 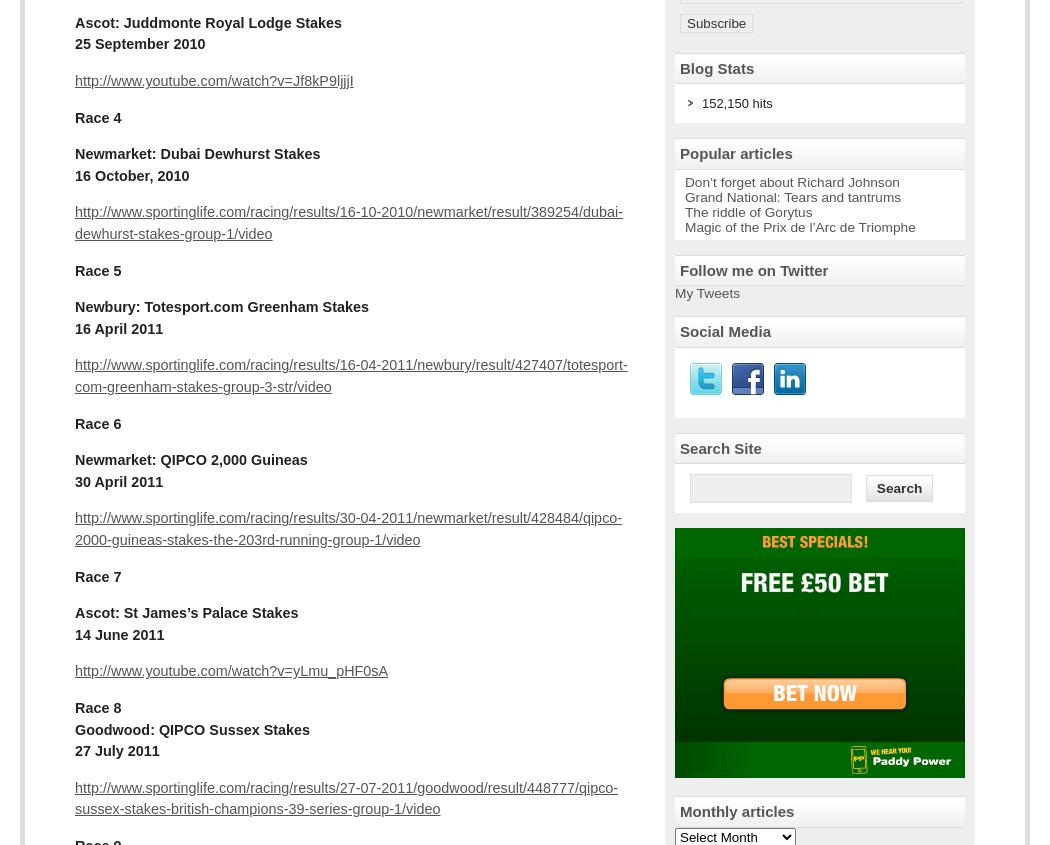 I want to click on 'Race 7', so click(x=97, y=575).